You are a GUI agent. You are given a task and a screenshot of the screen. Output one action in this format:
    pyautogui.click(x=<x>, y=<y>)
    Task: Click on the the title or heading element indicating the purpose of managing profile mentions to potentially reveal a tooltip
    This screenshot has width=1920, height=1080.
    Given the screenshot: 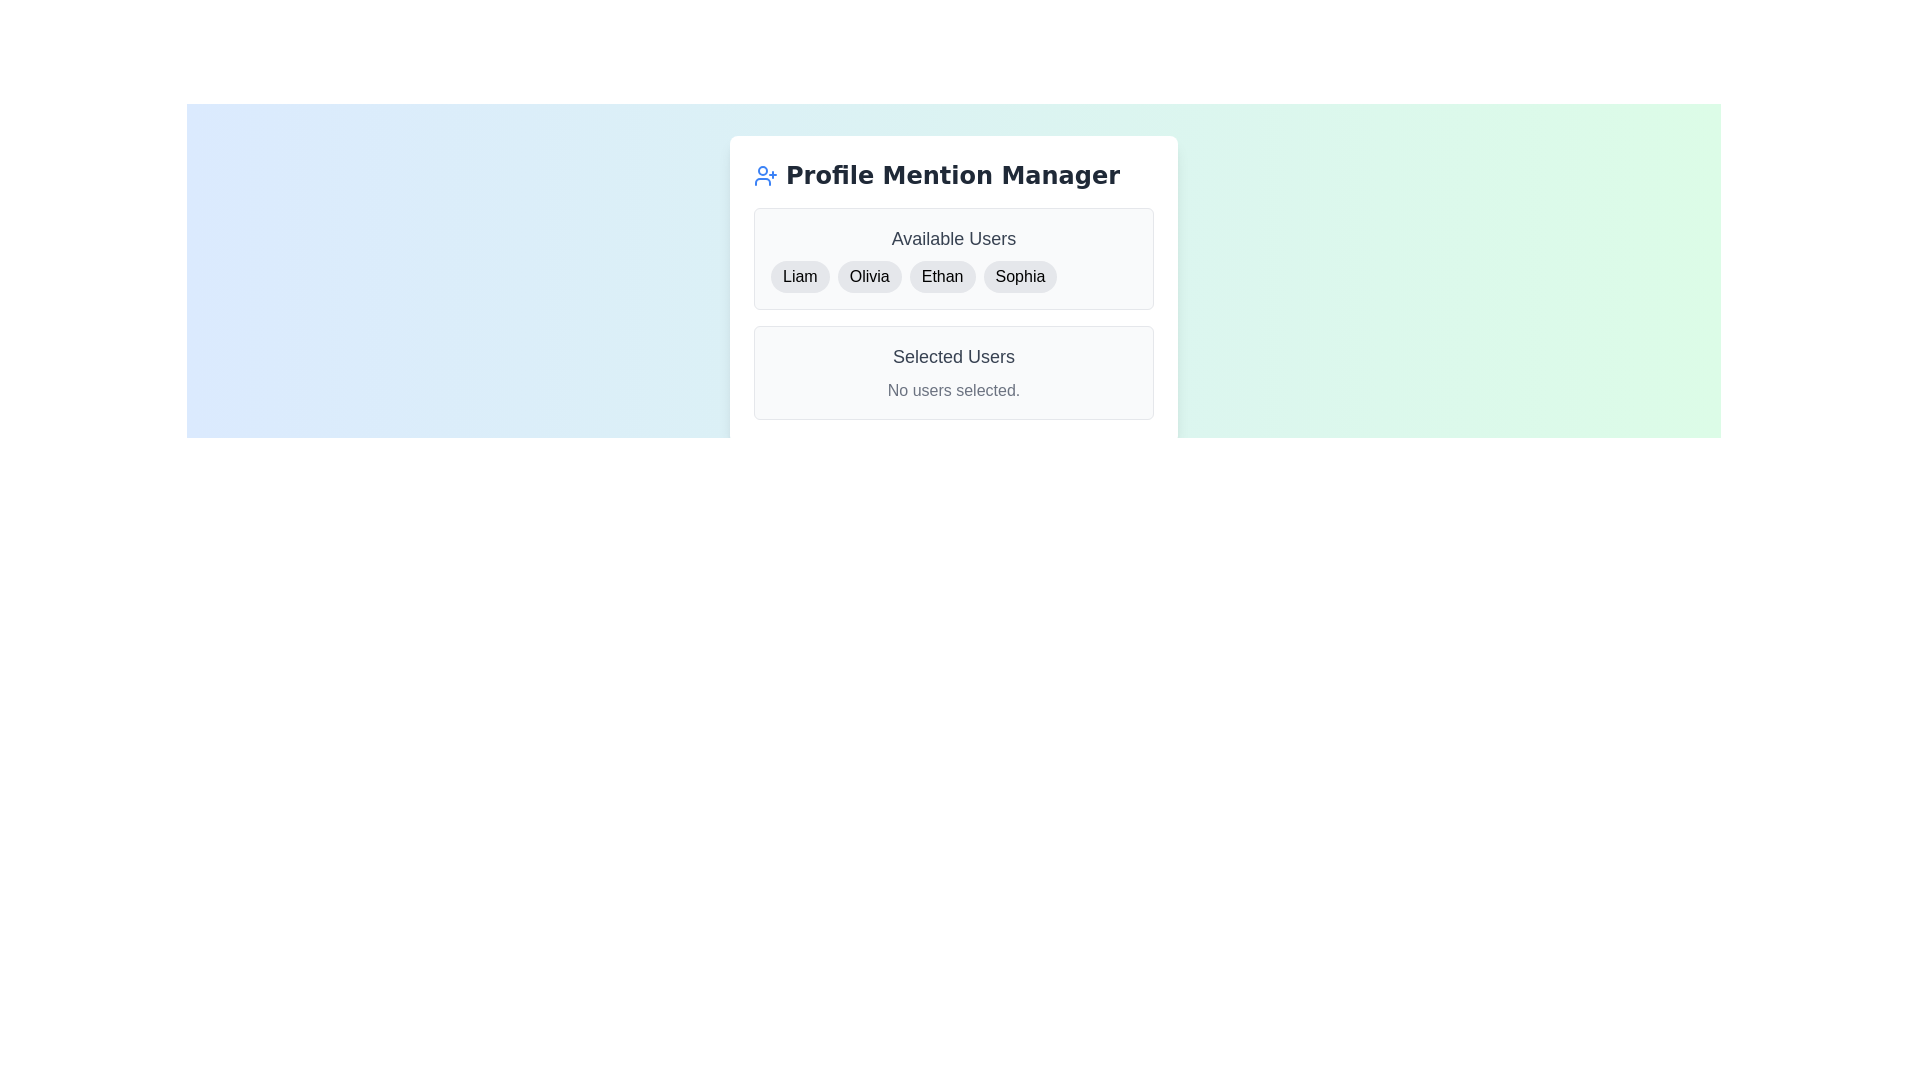 What is the action you would take?
    pyautogui.click(x=953, y=175)
    